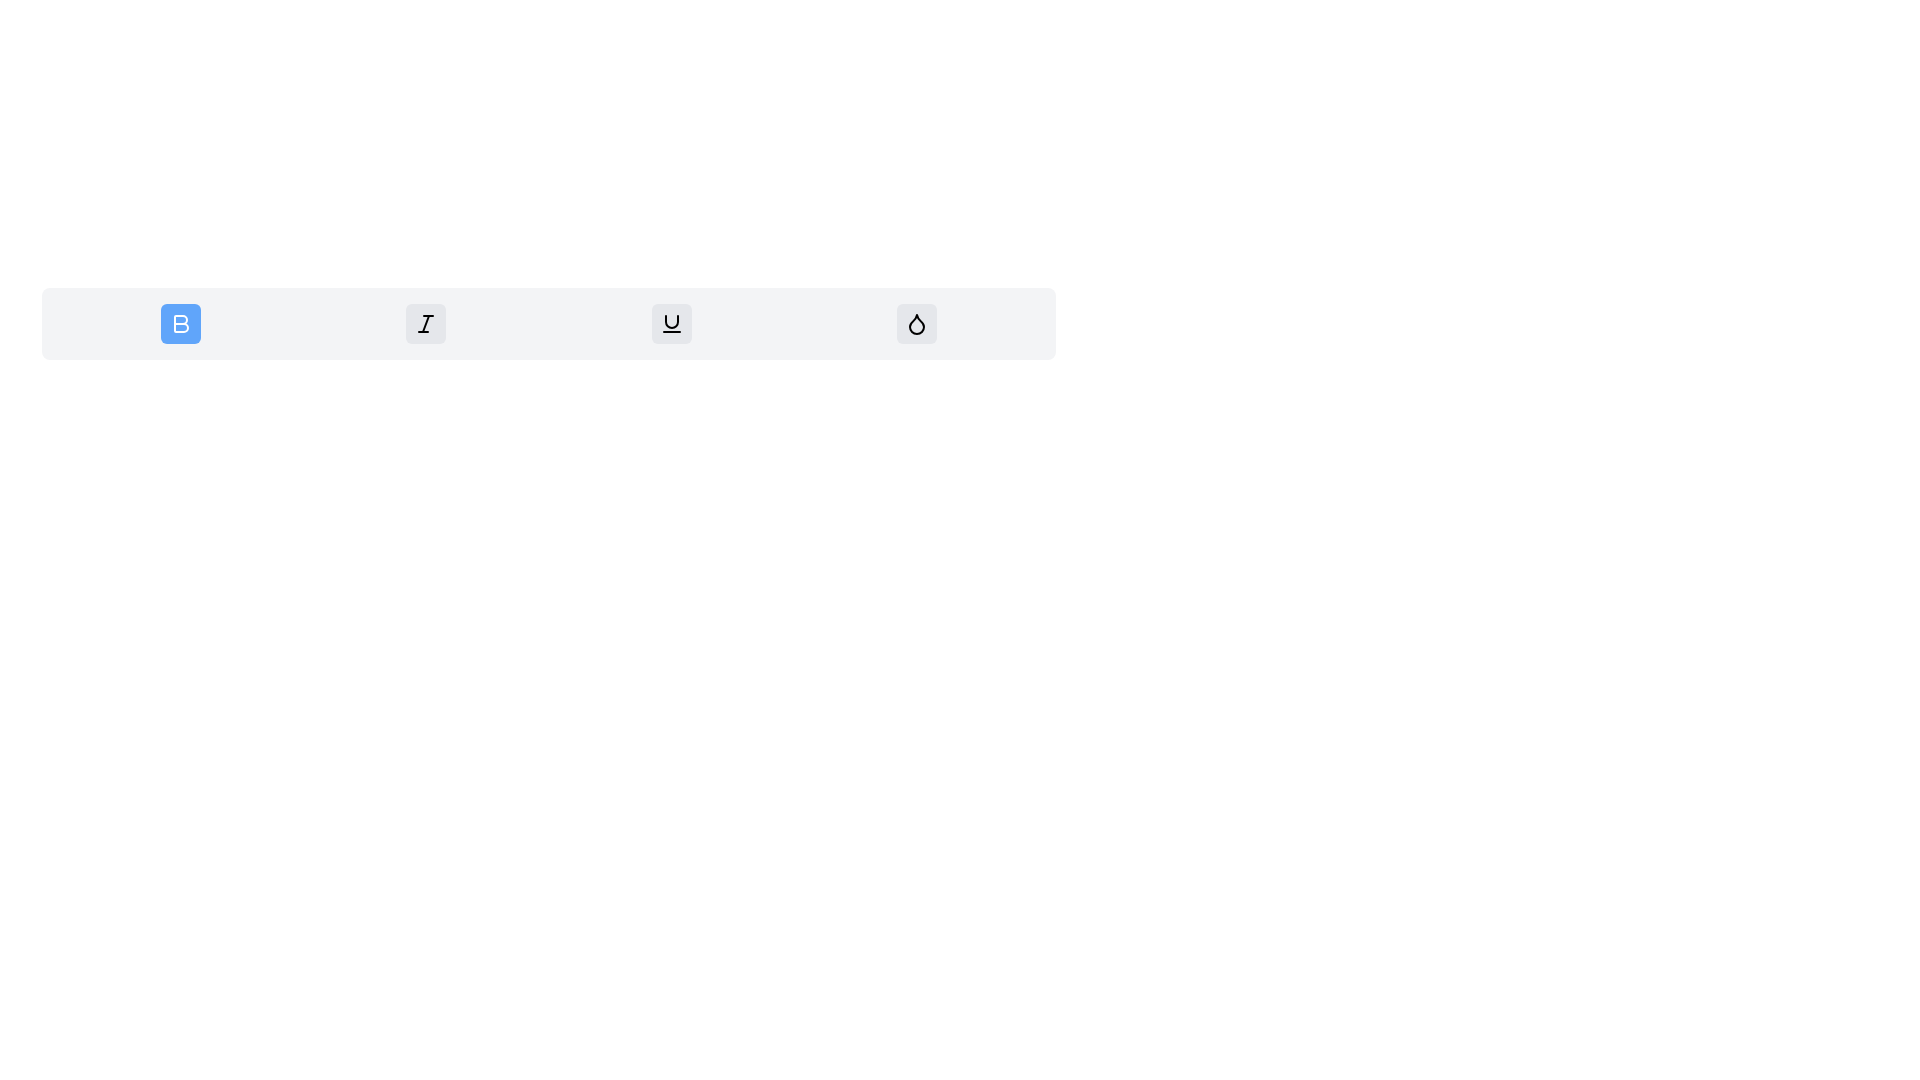  What do you see at coordinates (671, 320) in the screenshot?
I see `the underline icon within the third button from the left in a row of four buttons` at bounding box center [671, 320].